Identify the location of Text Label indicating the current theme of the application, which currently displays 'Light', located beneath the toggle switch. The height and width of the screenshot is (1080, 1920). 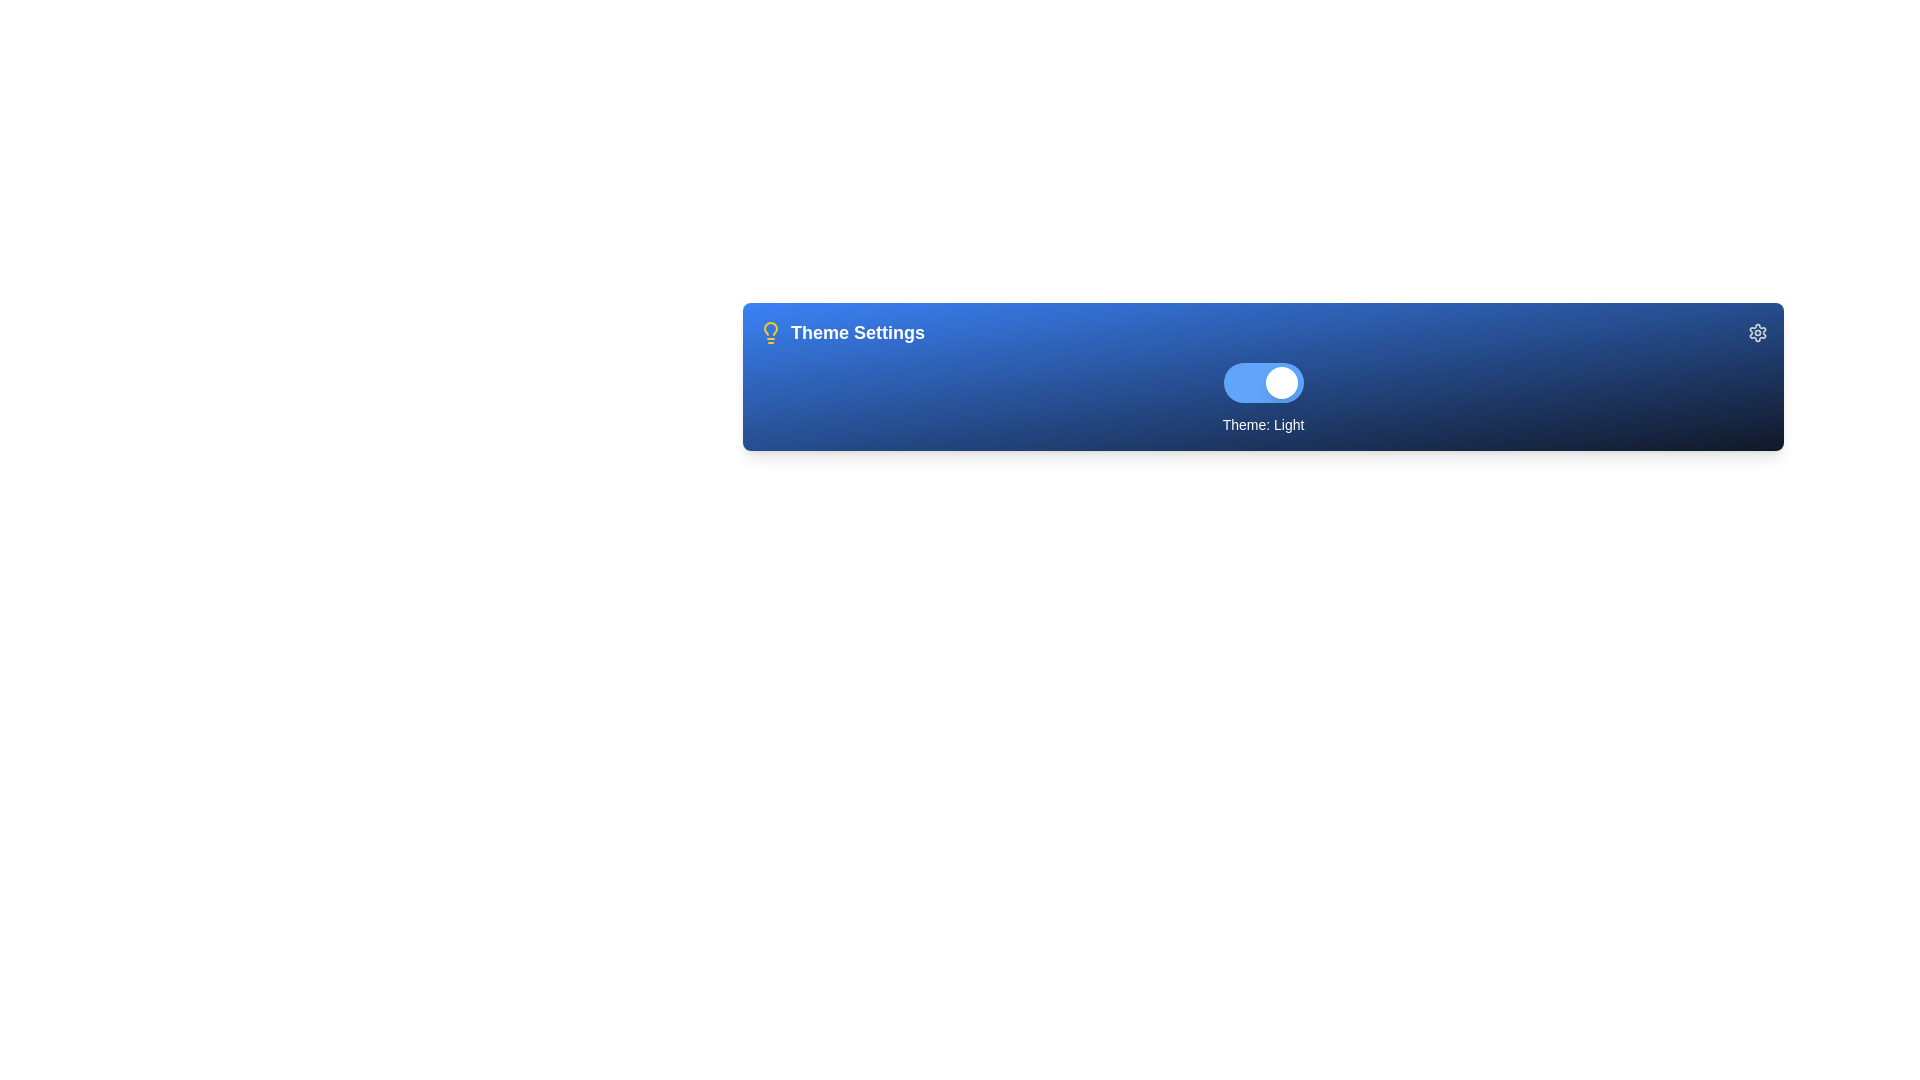
(1262, 423).